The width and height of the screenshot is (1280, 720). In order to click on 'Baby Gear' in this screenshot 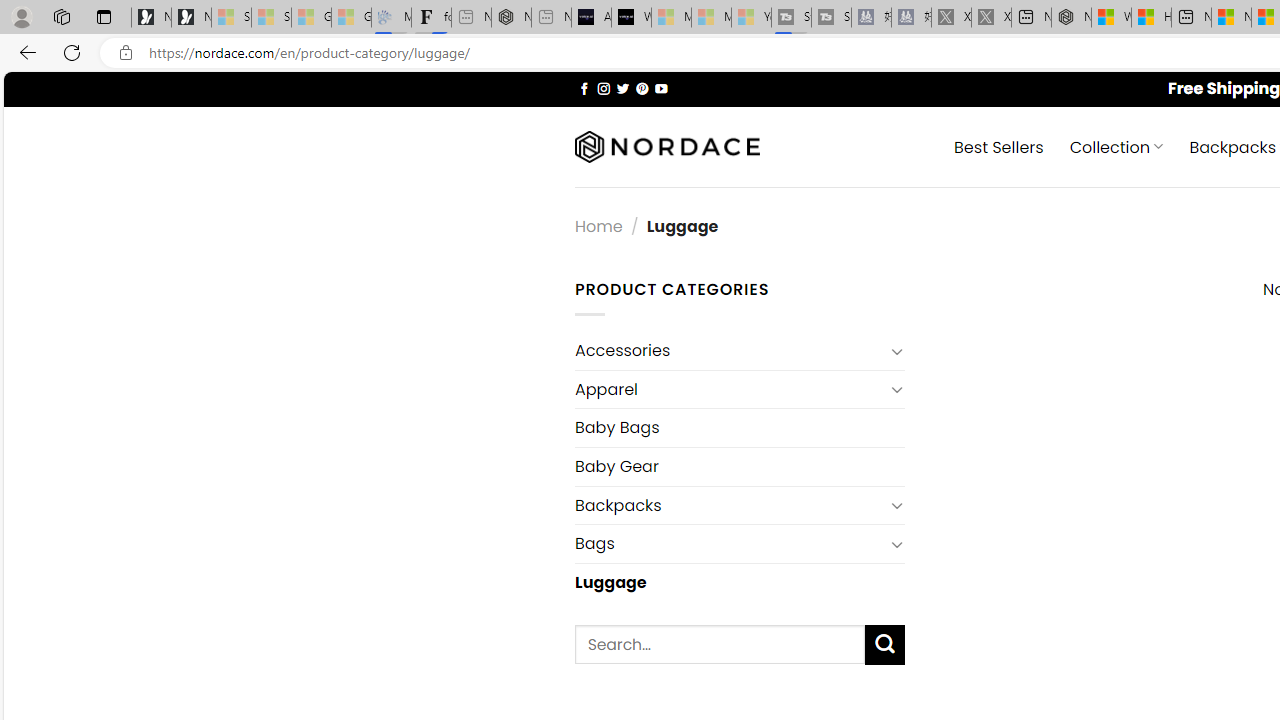, I will do `click(738, 466)`.